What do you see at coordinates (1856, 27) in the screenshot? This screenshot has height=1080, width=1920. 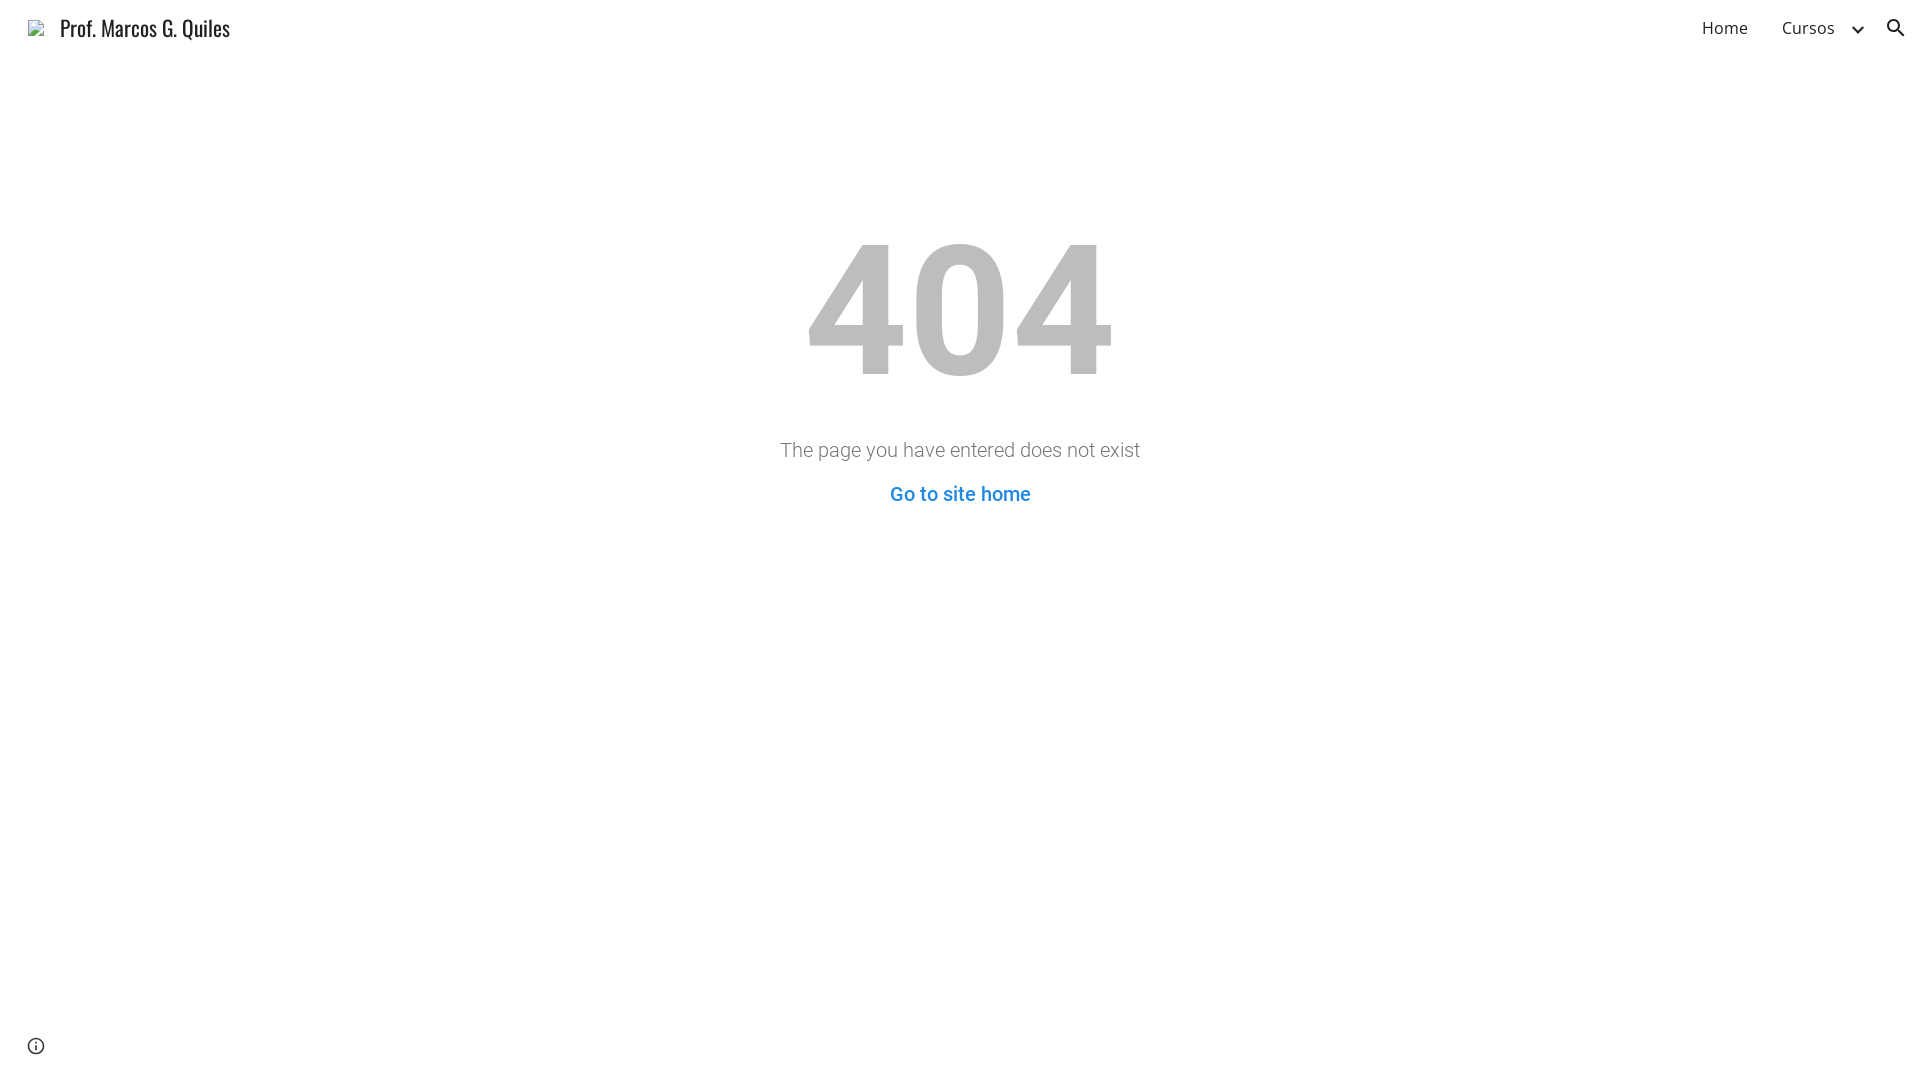 I see `'Expand/Collapse'` at bounding box center [1856, 27].